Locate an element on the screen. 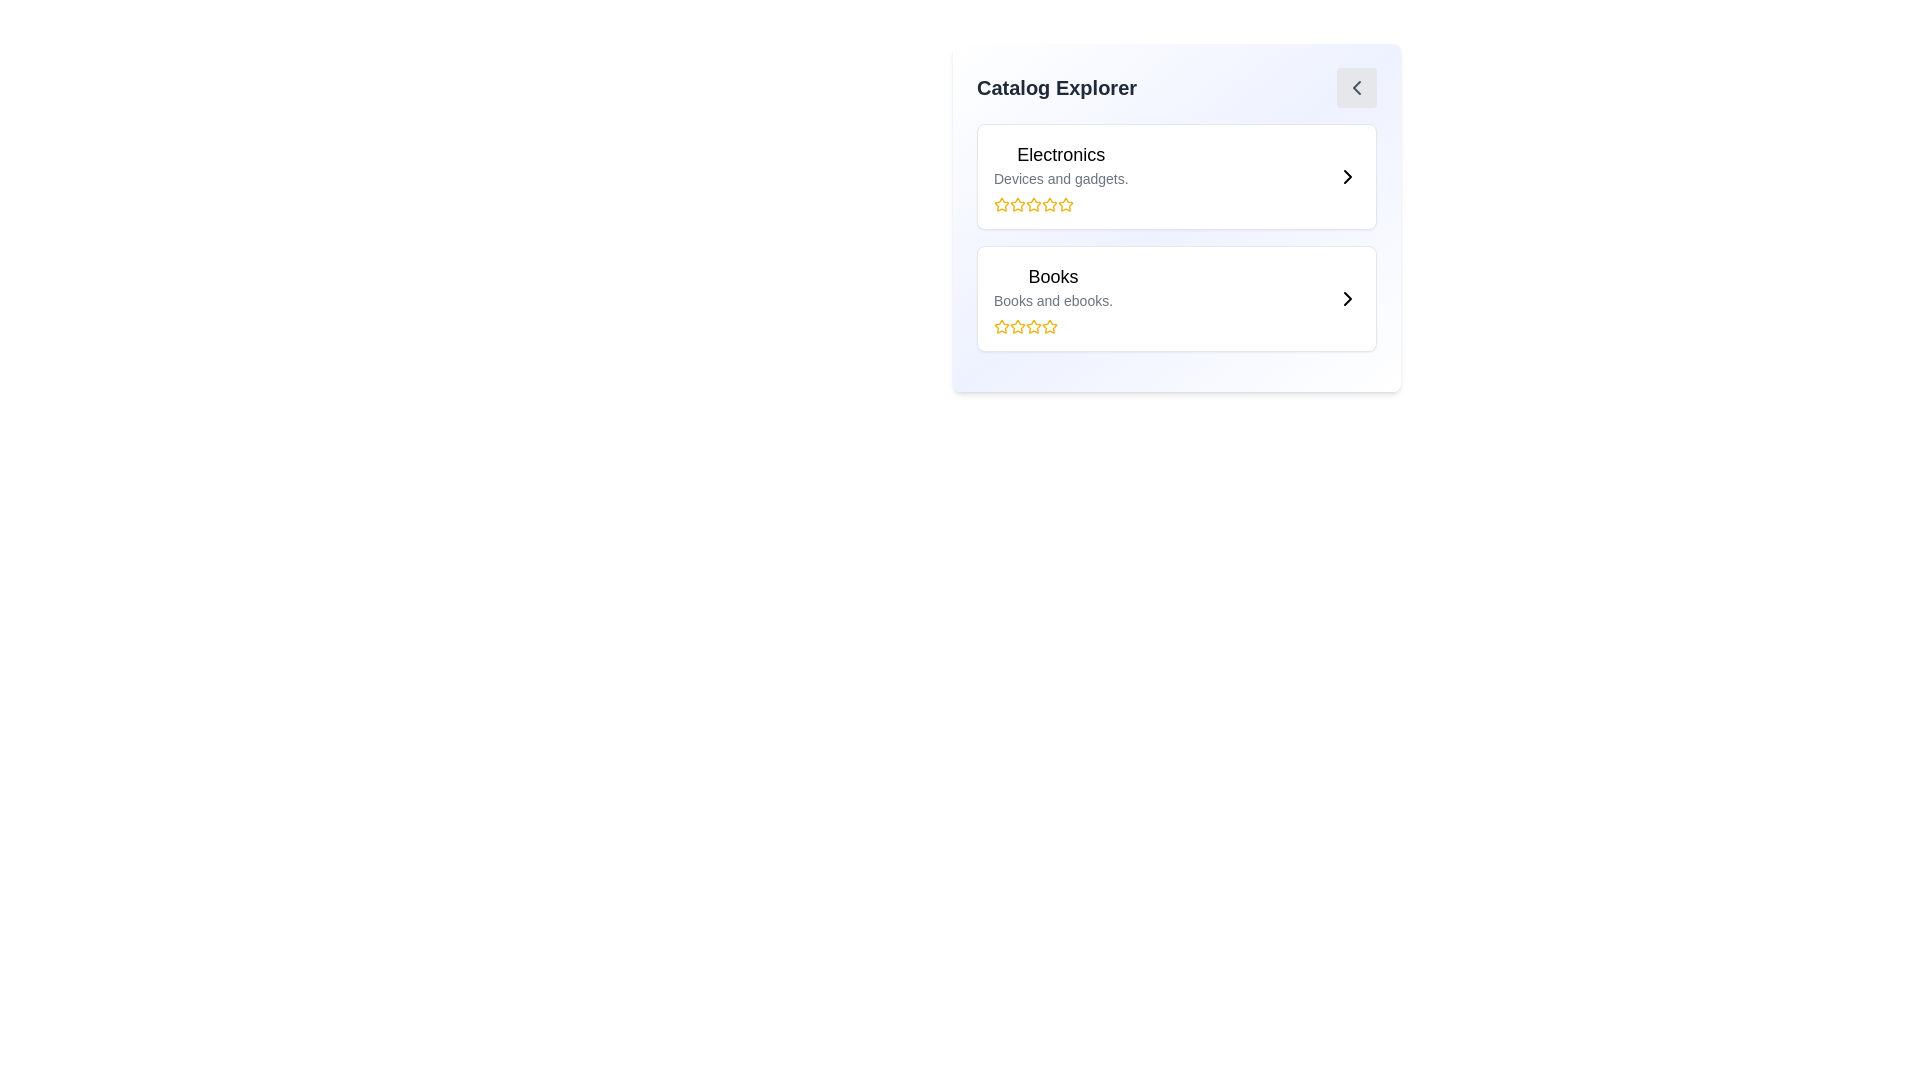 This screenshot has height=1080, width=1920. the second star-shaped icon in the rating system below the 'Electronics' title is located at coordinates (1017, 204).